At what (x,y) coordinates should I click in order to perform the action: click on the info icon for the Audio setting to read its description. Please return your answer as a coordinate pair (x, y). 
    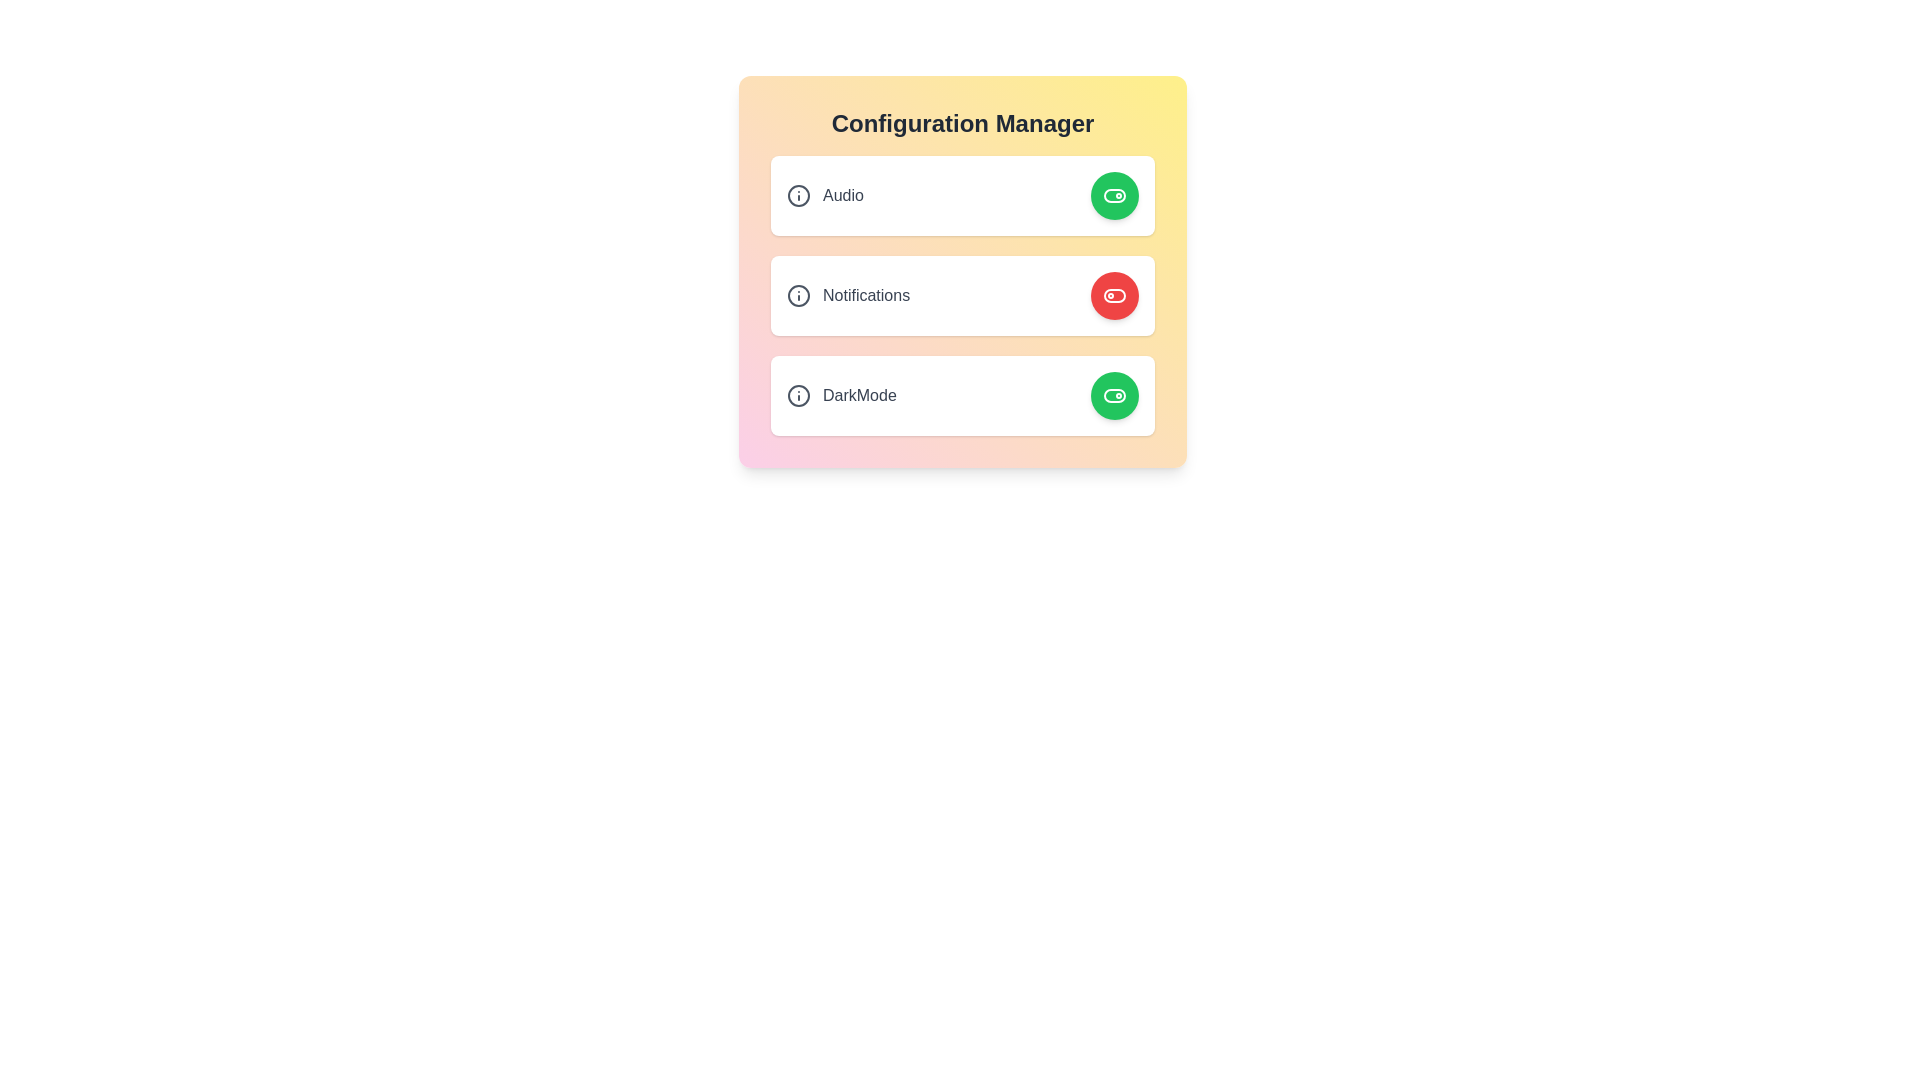
    Looking at the image, I should click on (797, 196).